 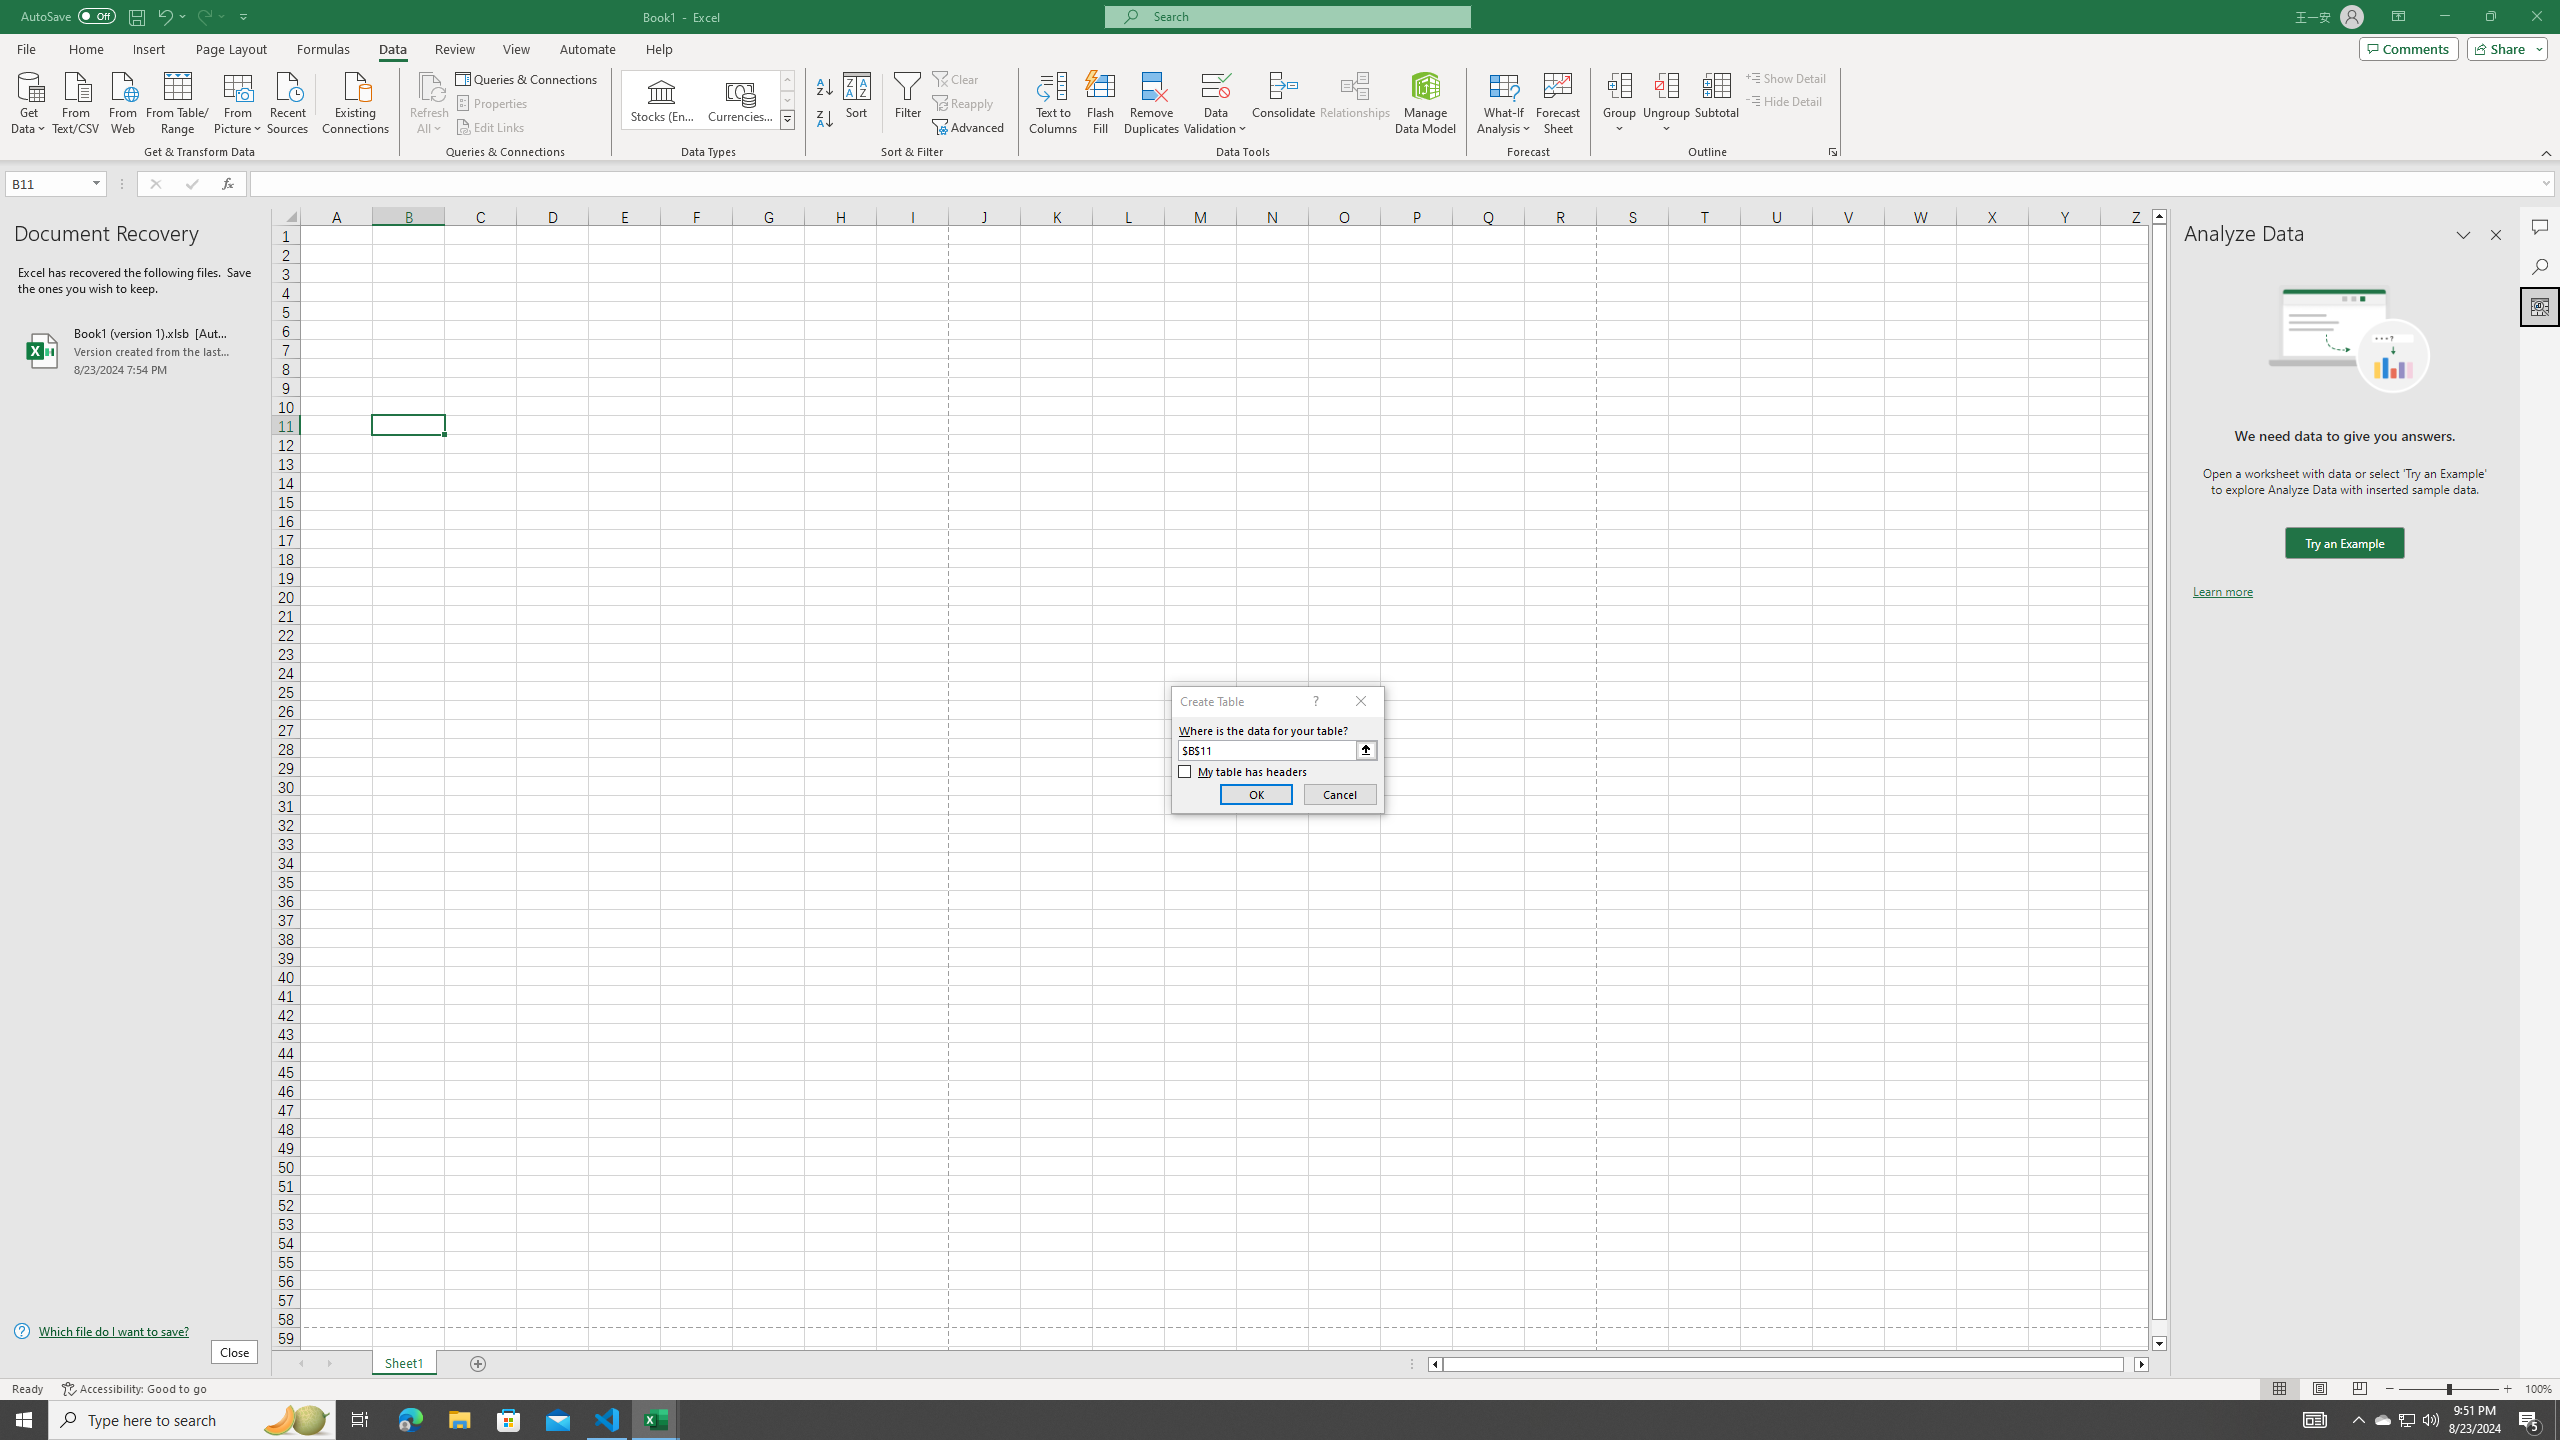 What do you see at coordinates (453, 49) in the screenshot?
I see `'Review'` at bounding box center [453, 49].